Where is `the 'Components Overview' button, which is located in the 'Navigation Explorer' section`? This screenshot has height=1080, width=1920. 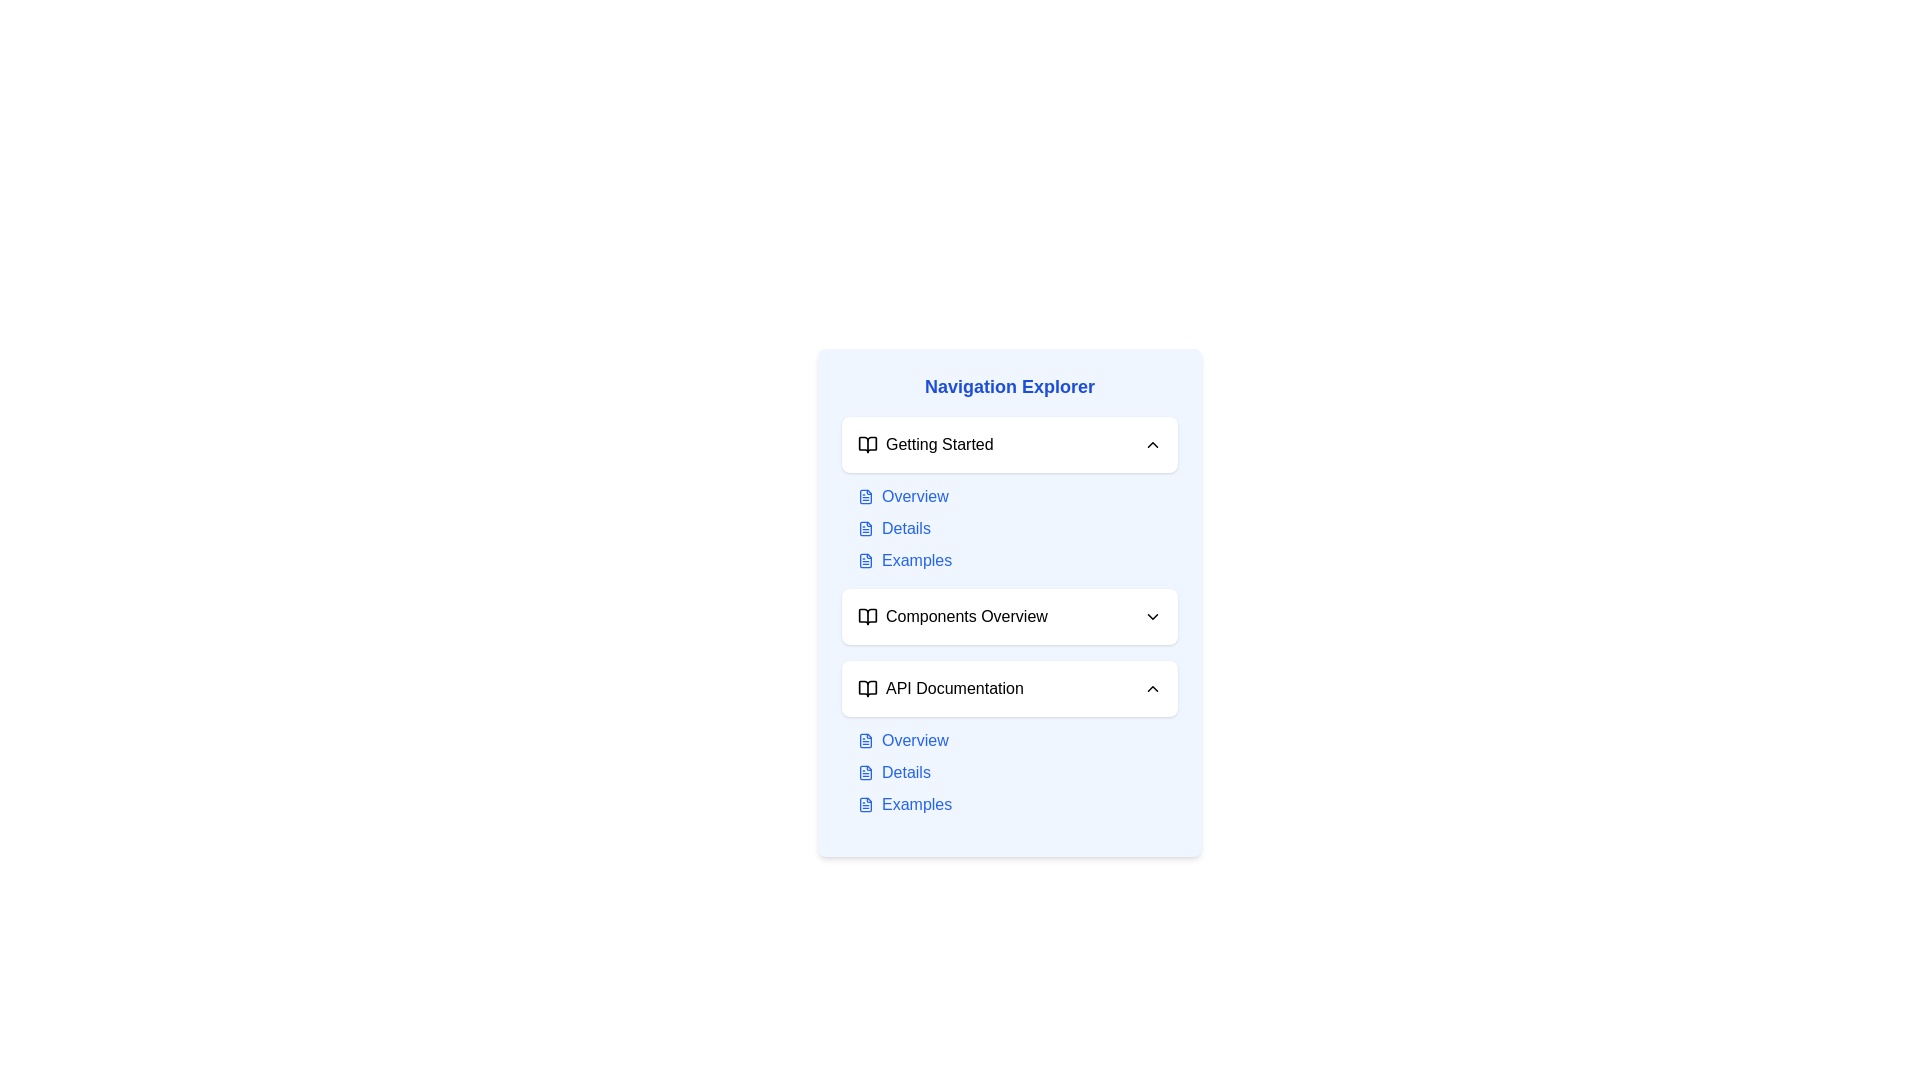 the 'Components Overview' button, which is located in the 'Navigation Explorer' section is located at coordinates (1009, 616).